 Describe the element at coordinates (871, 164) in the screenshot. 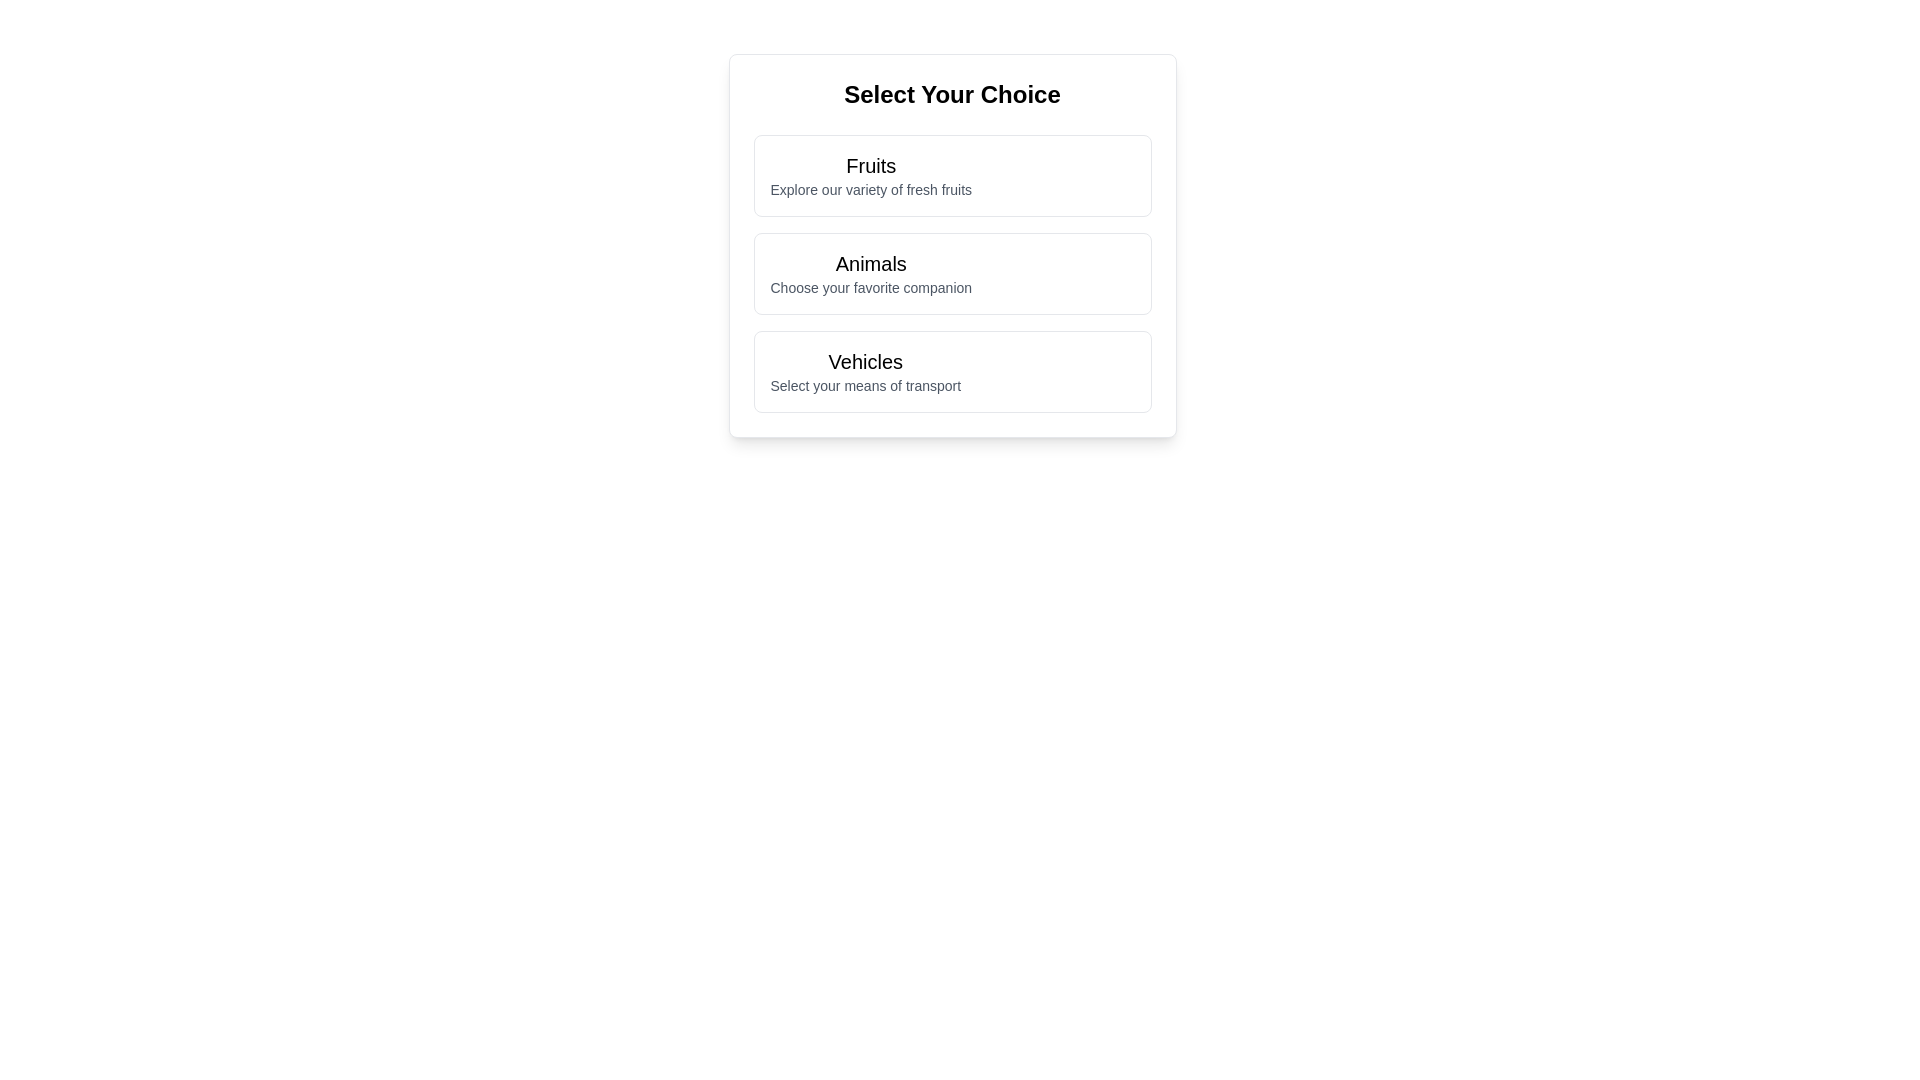

I see `the prominent text label 'Fruits' at the top of the menu` at that location.